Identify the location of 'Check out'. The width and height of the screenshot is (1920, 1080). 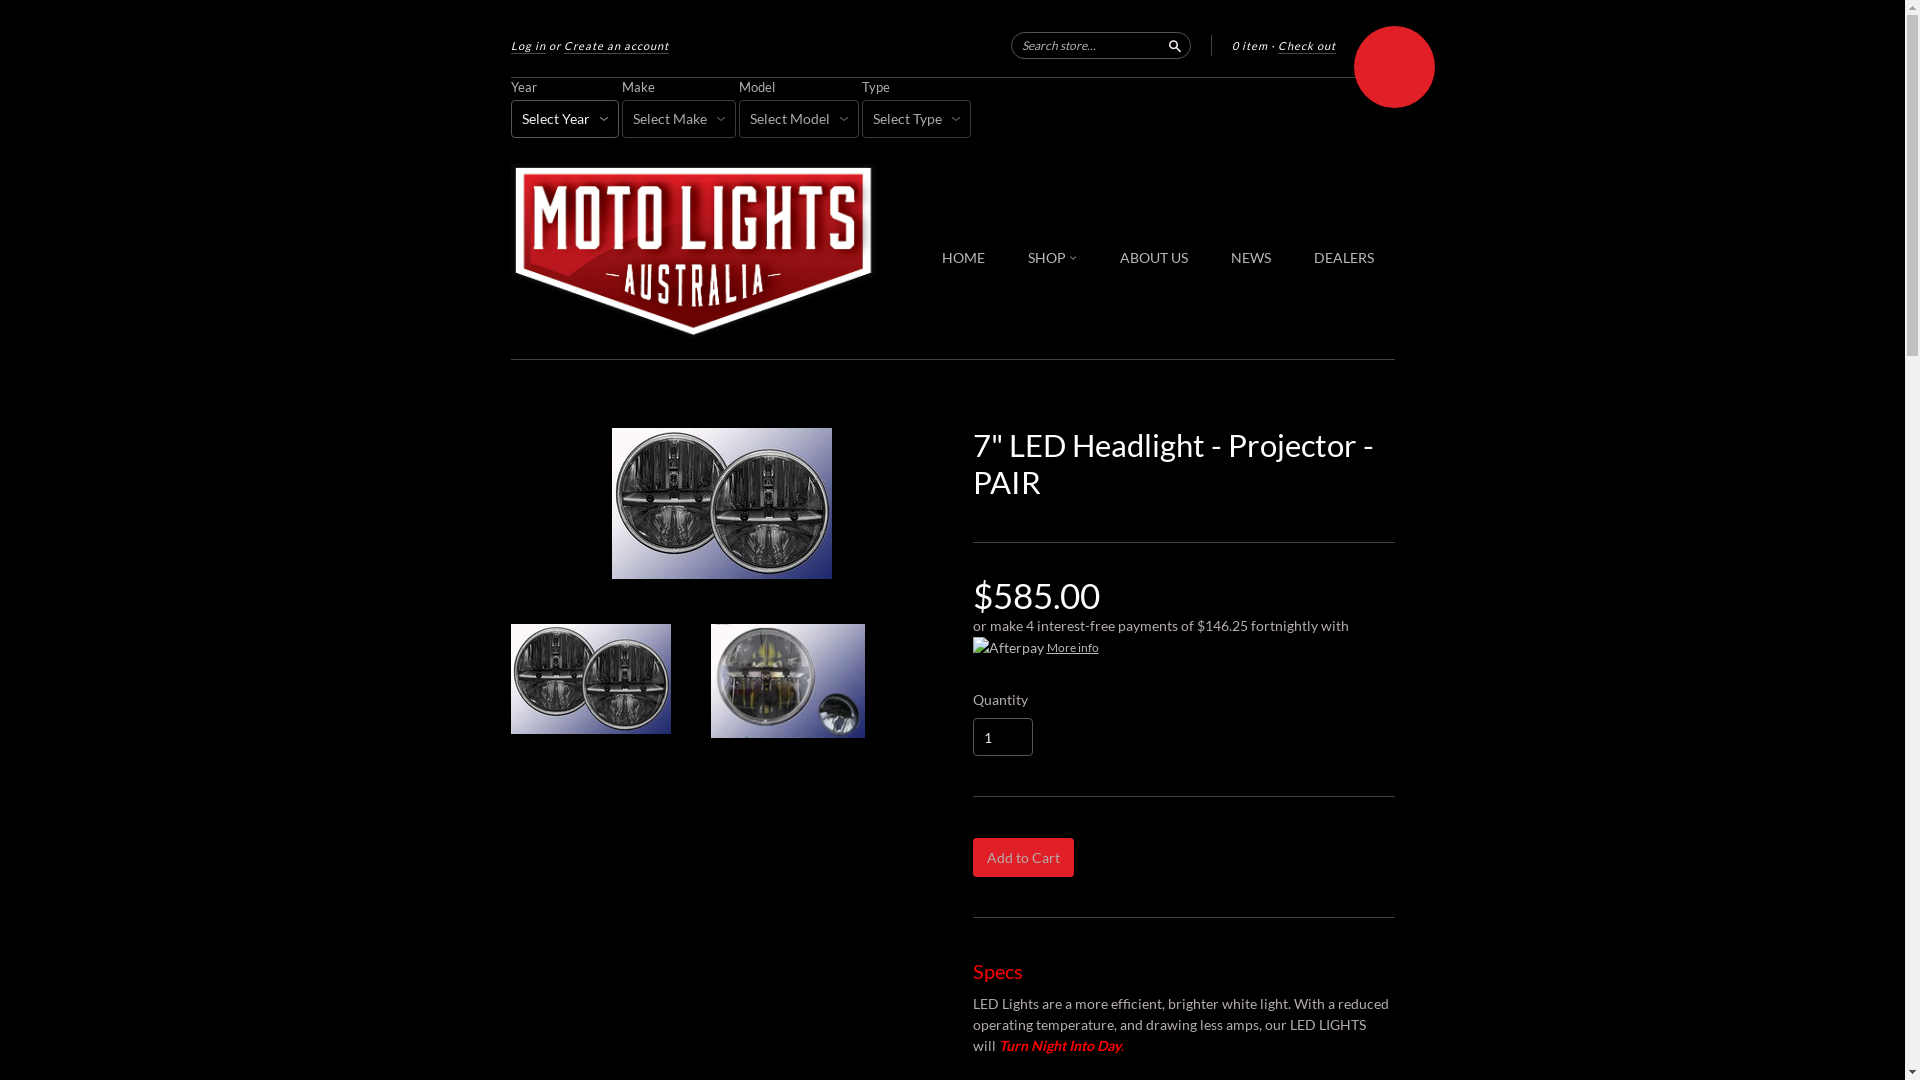
(1306, 45).